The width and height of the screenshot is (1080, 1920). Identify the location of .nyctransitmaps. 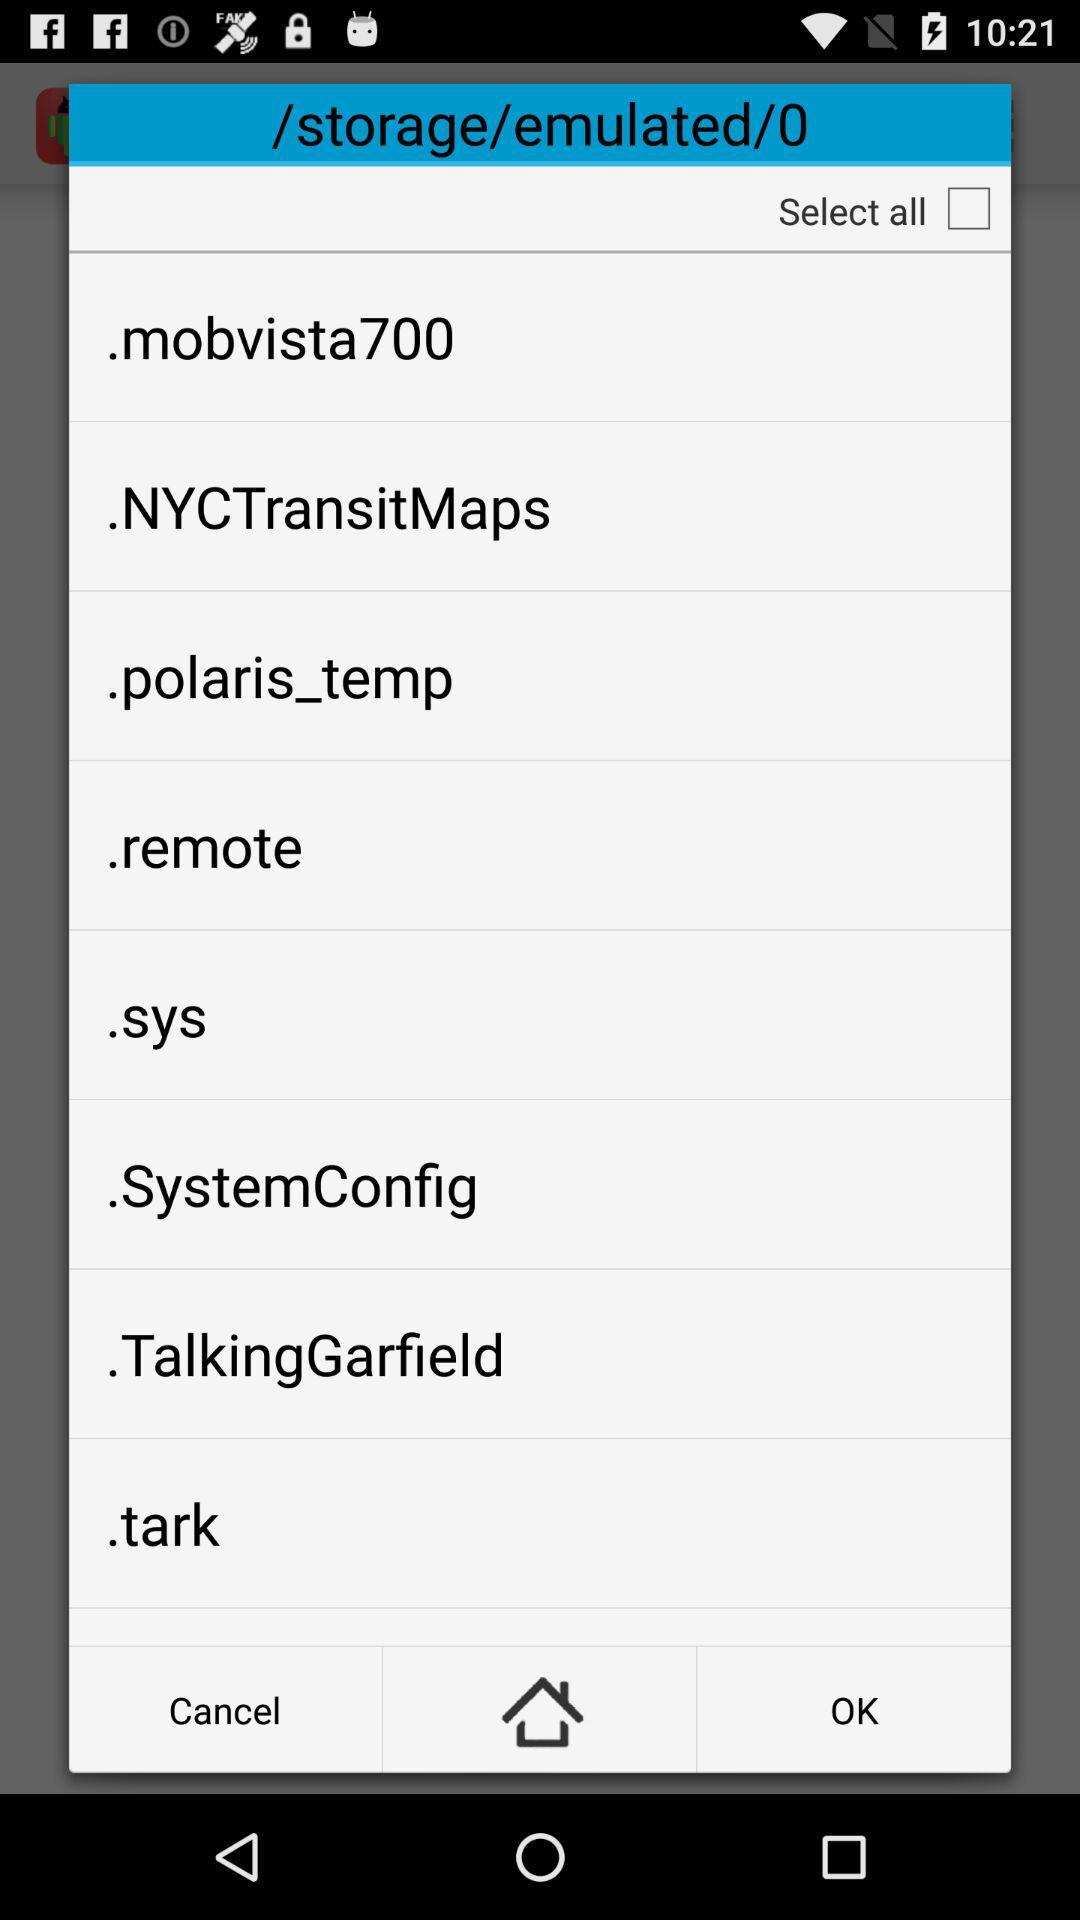
(540, 506).